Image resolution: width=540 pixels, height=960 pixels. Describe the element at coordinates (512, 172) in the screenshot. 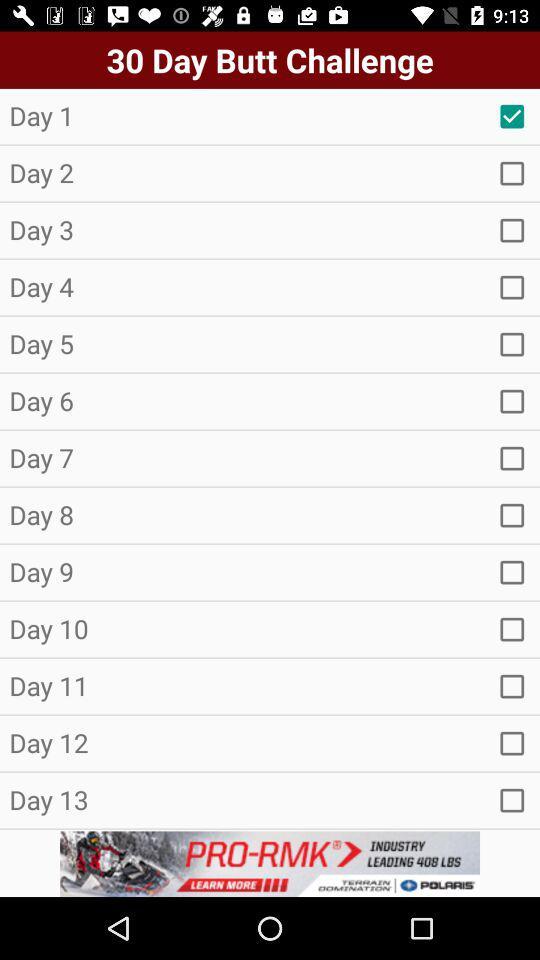

I see `seach button` at that location.